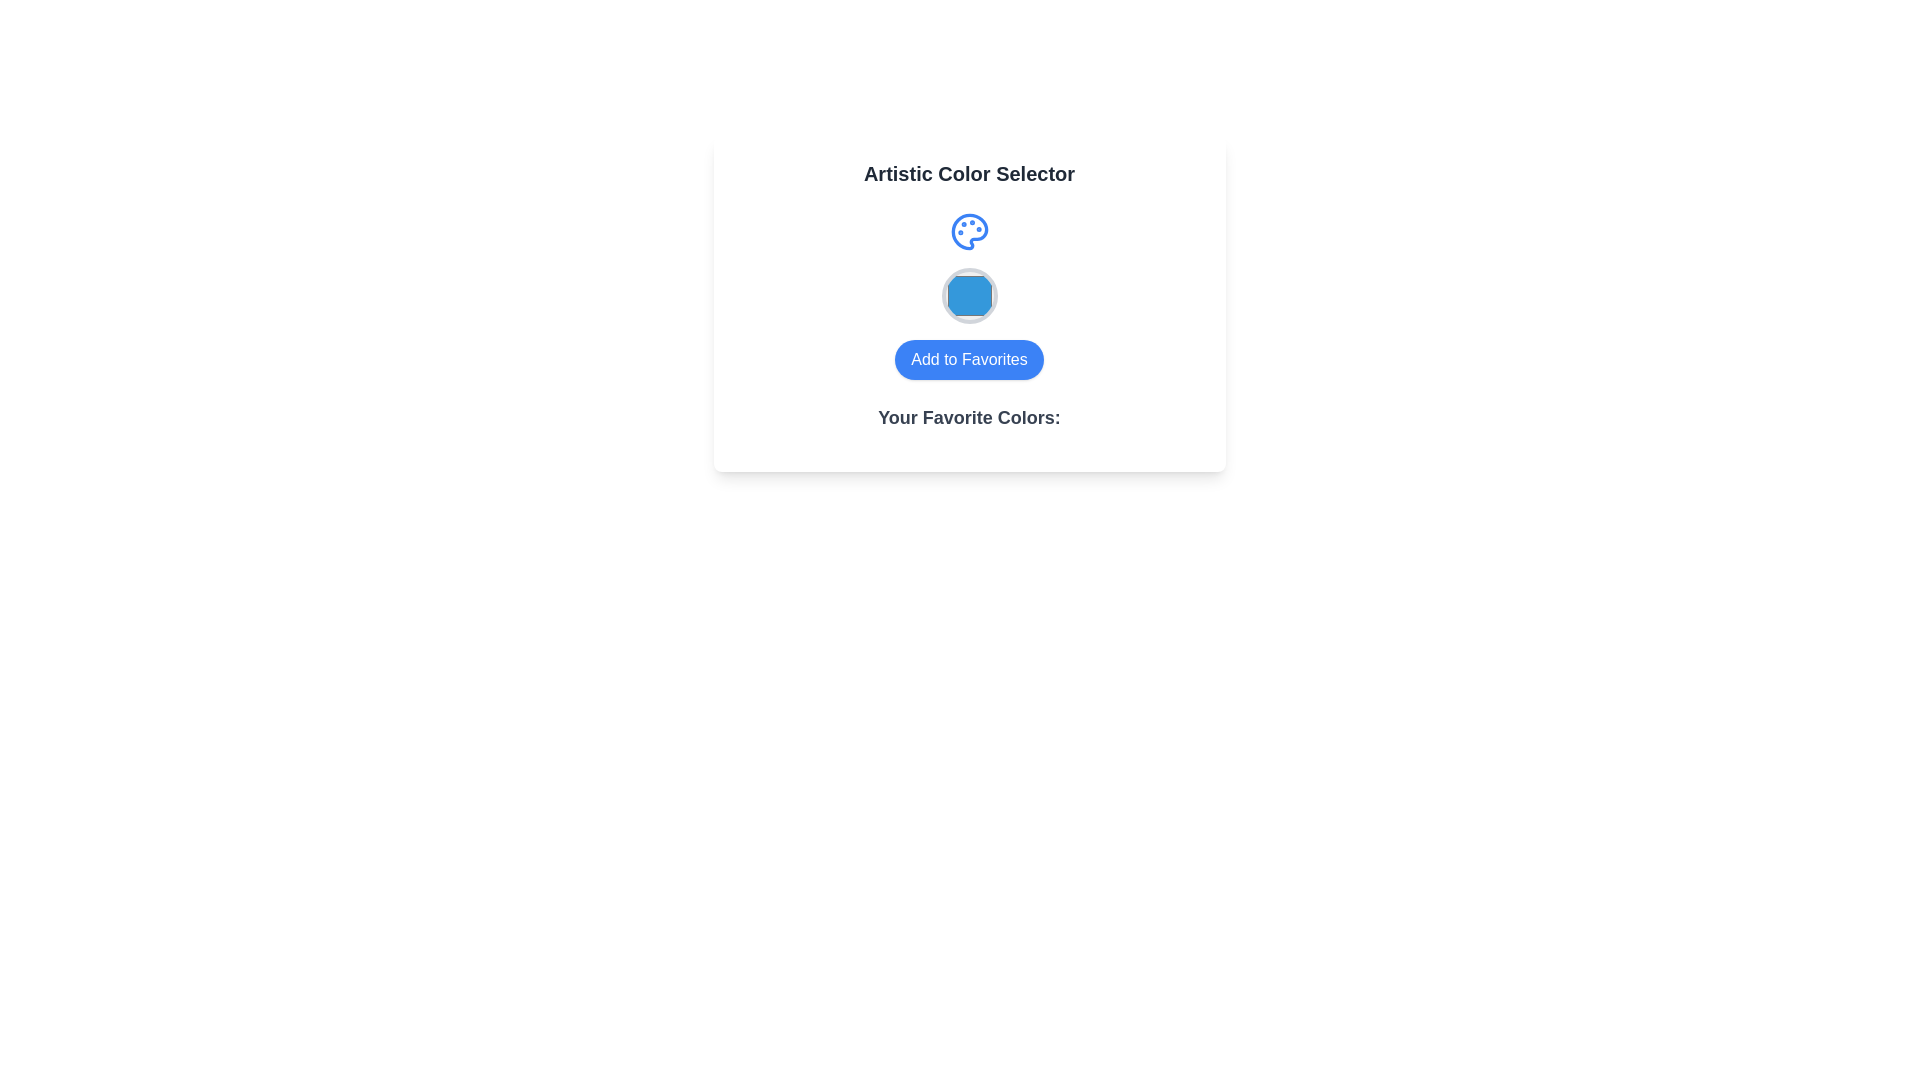 The width and height of the screenshot is (1920, 1080). What do you see at coordinates (969, 296) in the screenshot?
I see `the Color selection button, which is a circular blue button with a gray border, located in a vertically arranged group of components` at bounding box center [969, 296].